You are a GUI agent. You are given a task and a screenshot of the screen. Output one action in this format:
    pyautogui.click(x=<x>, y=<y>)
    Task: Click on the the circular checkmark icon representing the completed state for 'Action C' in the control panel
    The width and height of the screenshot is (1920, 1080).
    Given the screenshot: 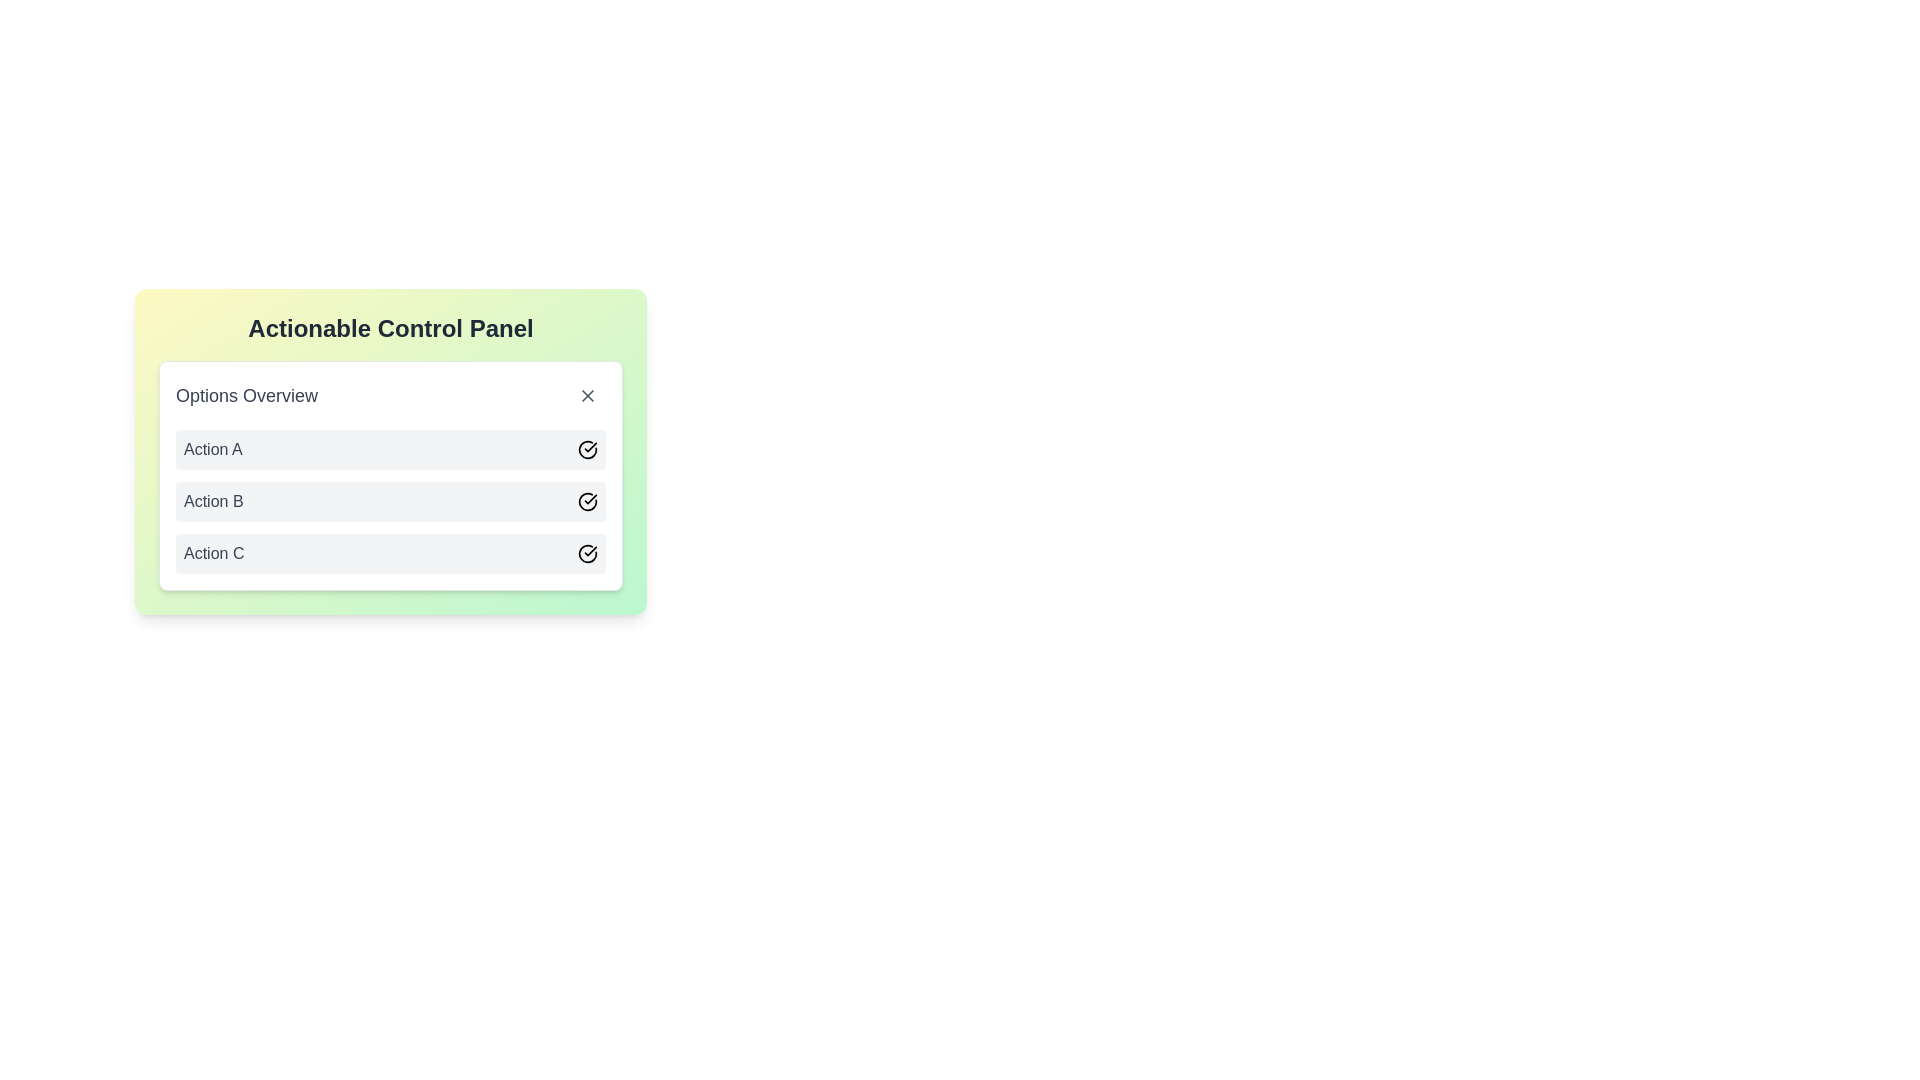 What is the action you would take?
    pyautogui.click(x=587, y=554)
    